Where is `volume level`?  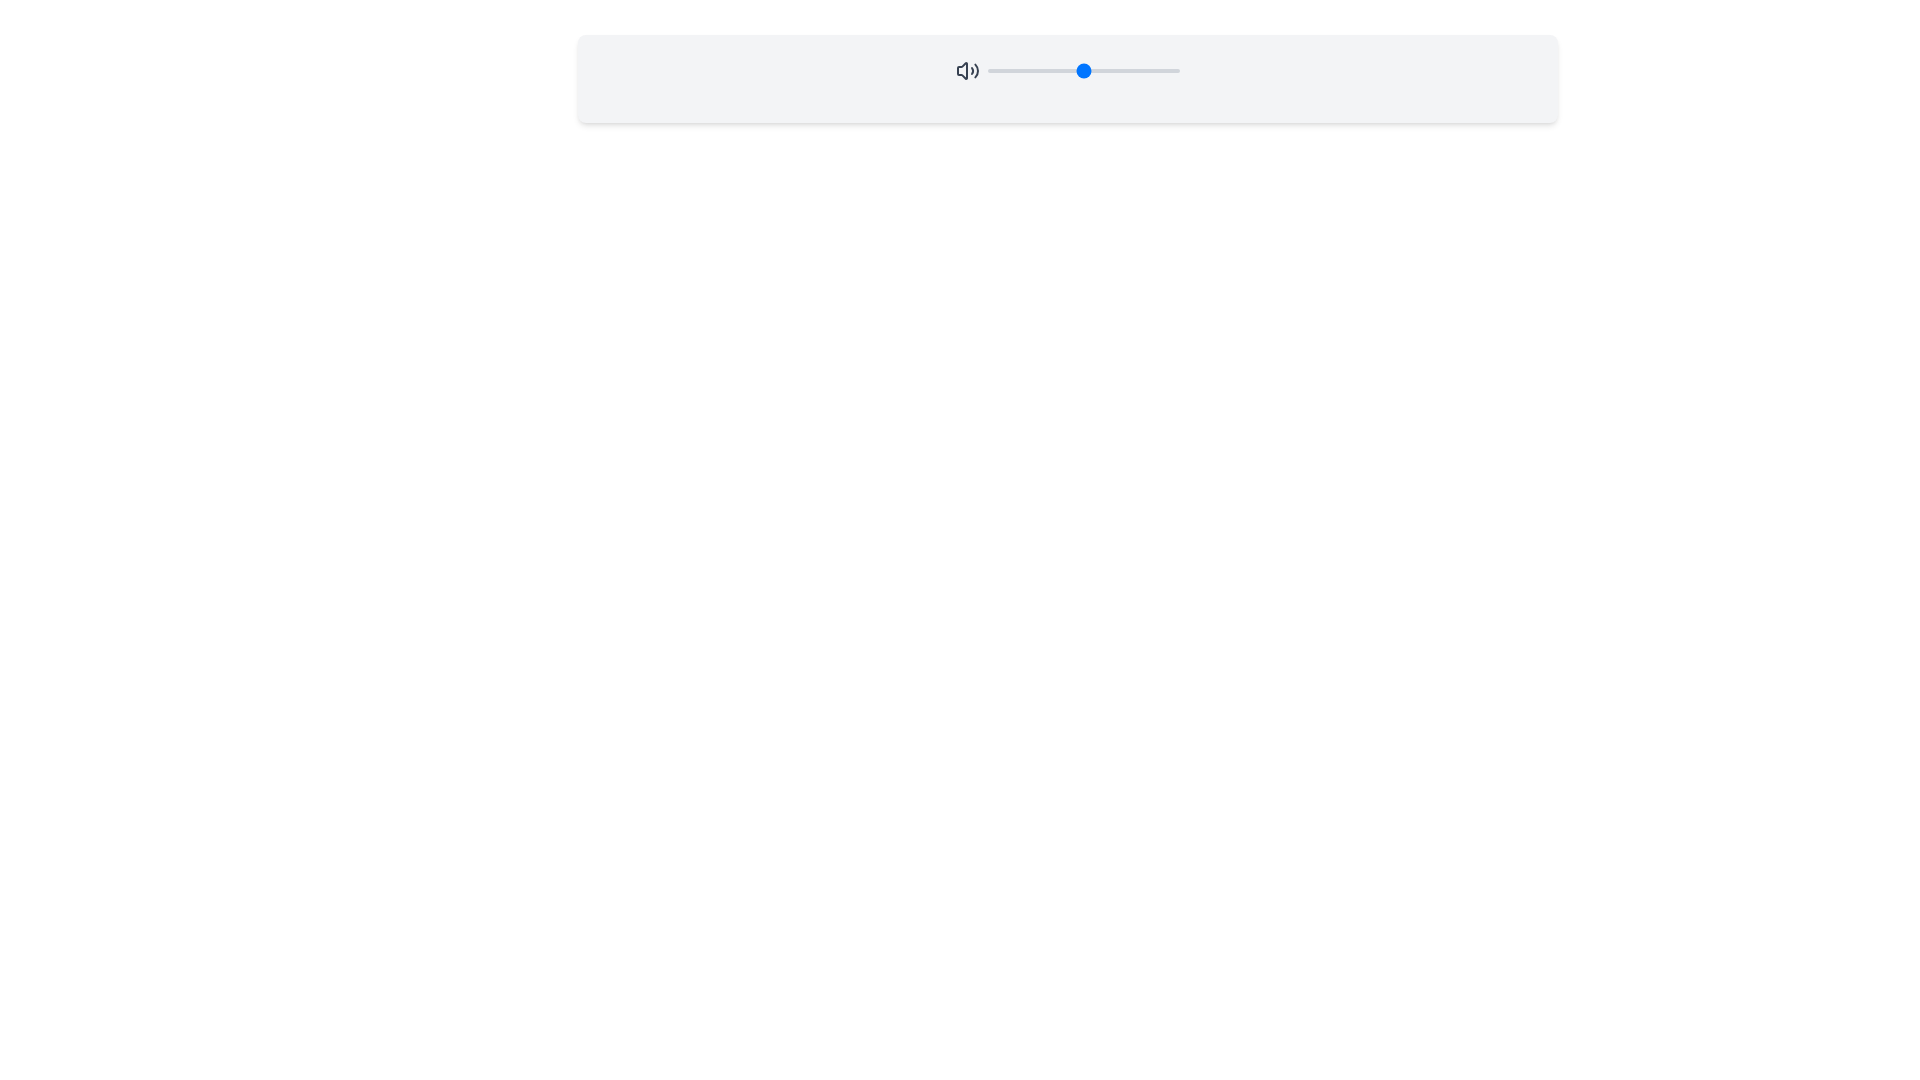 volume level is located at coordinates (1034, 69).